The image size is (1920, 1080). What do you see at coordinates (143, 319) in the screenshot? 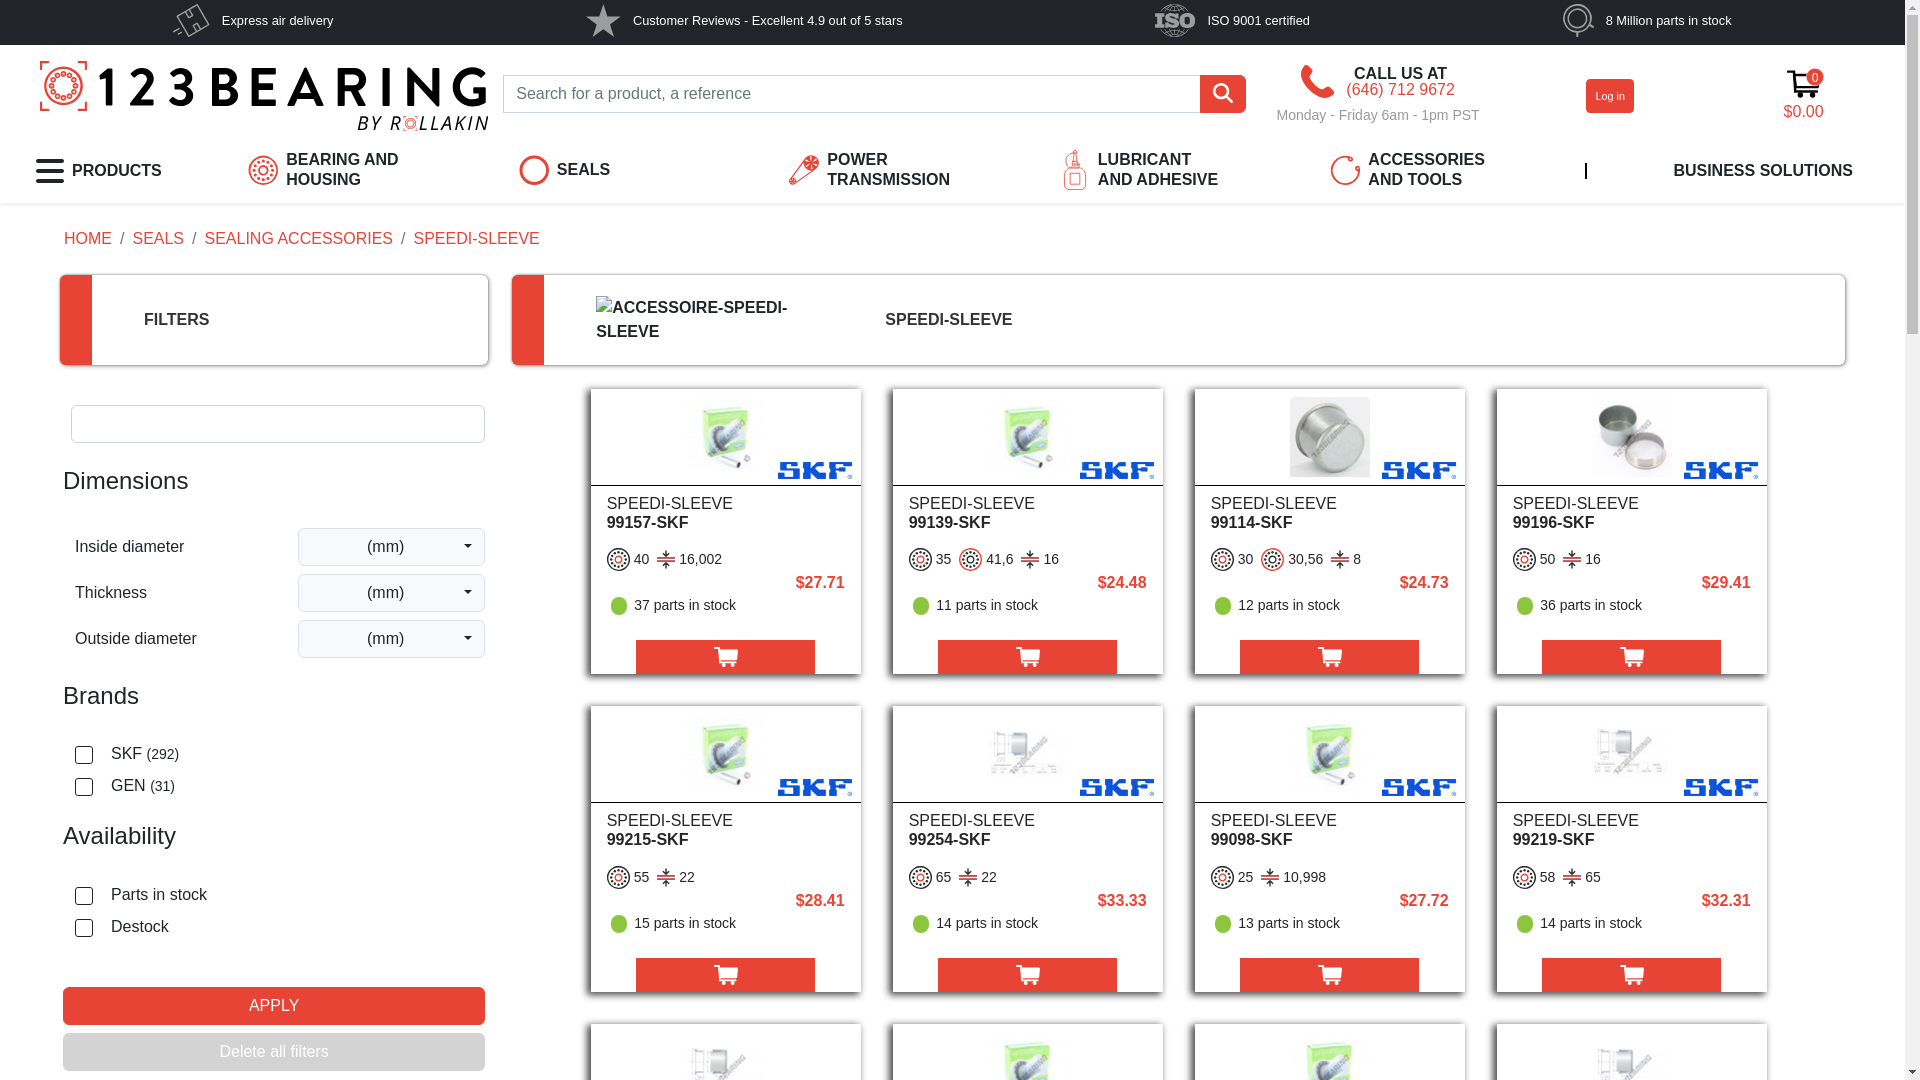
I see `'FILTERS'` at bounding box center [143, 319].